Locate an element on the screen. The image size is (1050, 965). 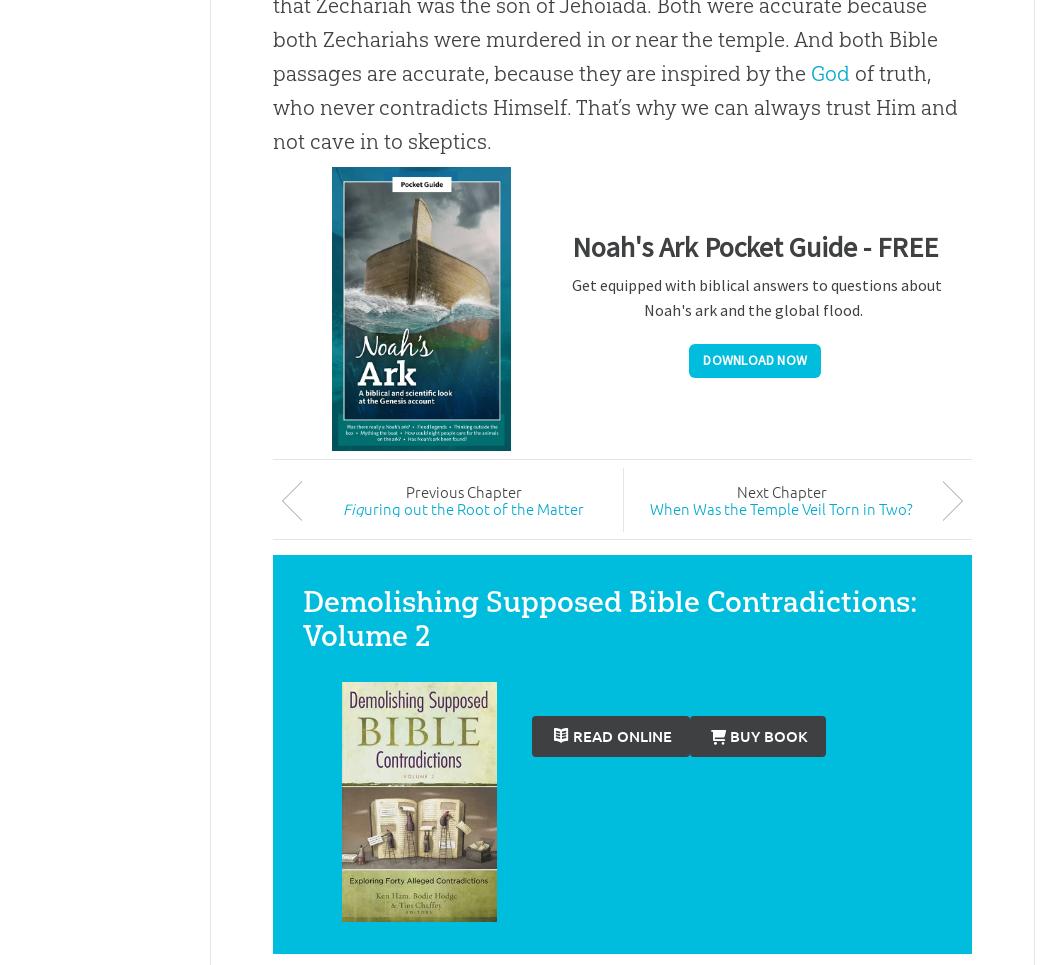
'When Was the Temple Veil Torn in Two?' is located at coordinates (781, 507).